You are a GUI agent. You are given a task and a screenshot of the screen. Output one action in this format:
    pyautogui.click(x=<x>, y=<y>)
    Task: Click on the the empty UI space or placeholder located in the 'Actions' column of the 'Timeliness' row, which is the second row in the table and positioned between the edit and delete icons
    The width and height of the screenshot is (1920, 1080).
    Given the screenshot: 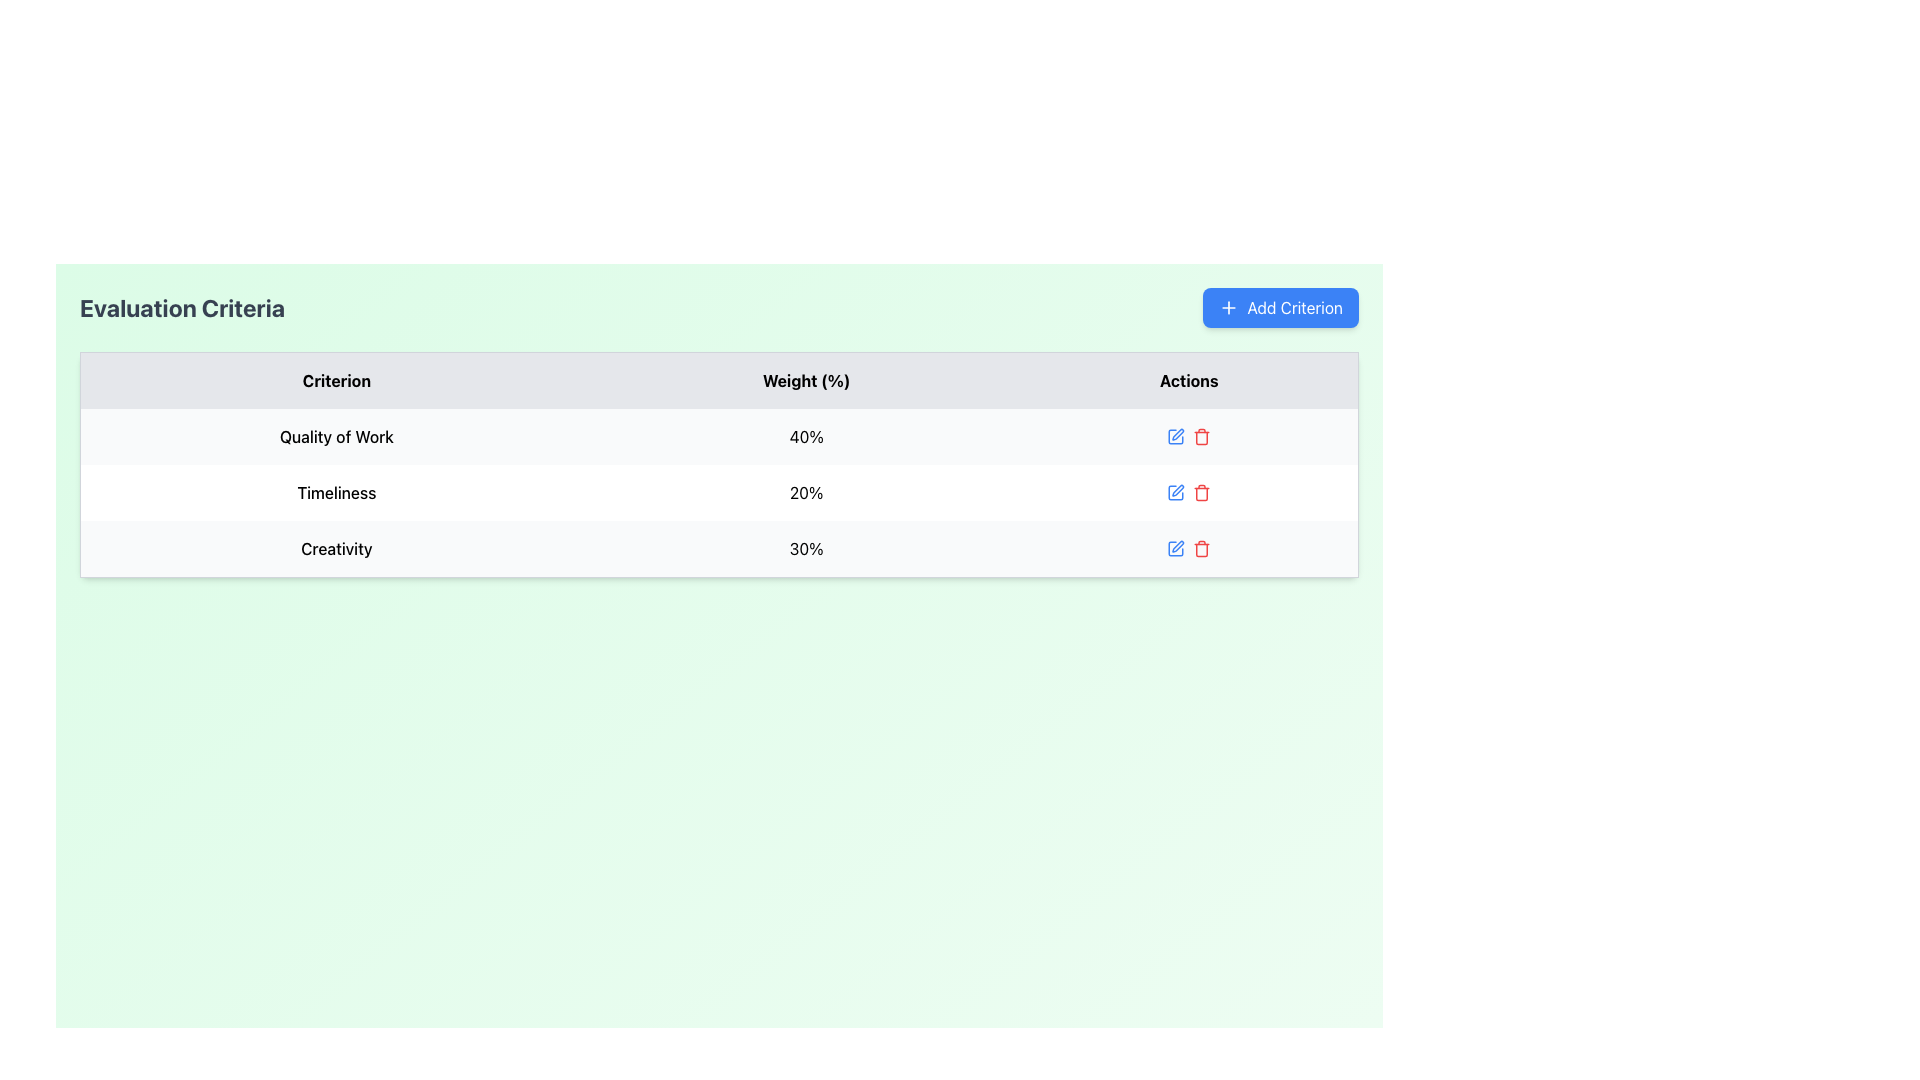 What is the action you would take?
    pyautogui.click(x=1189, y=493)
    